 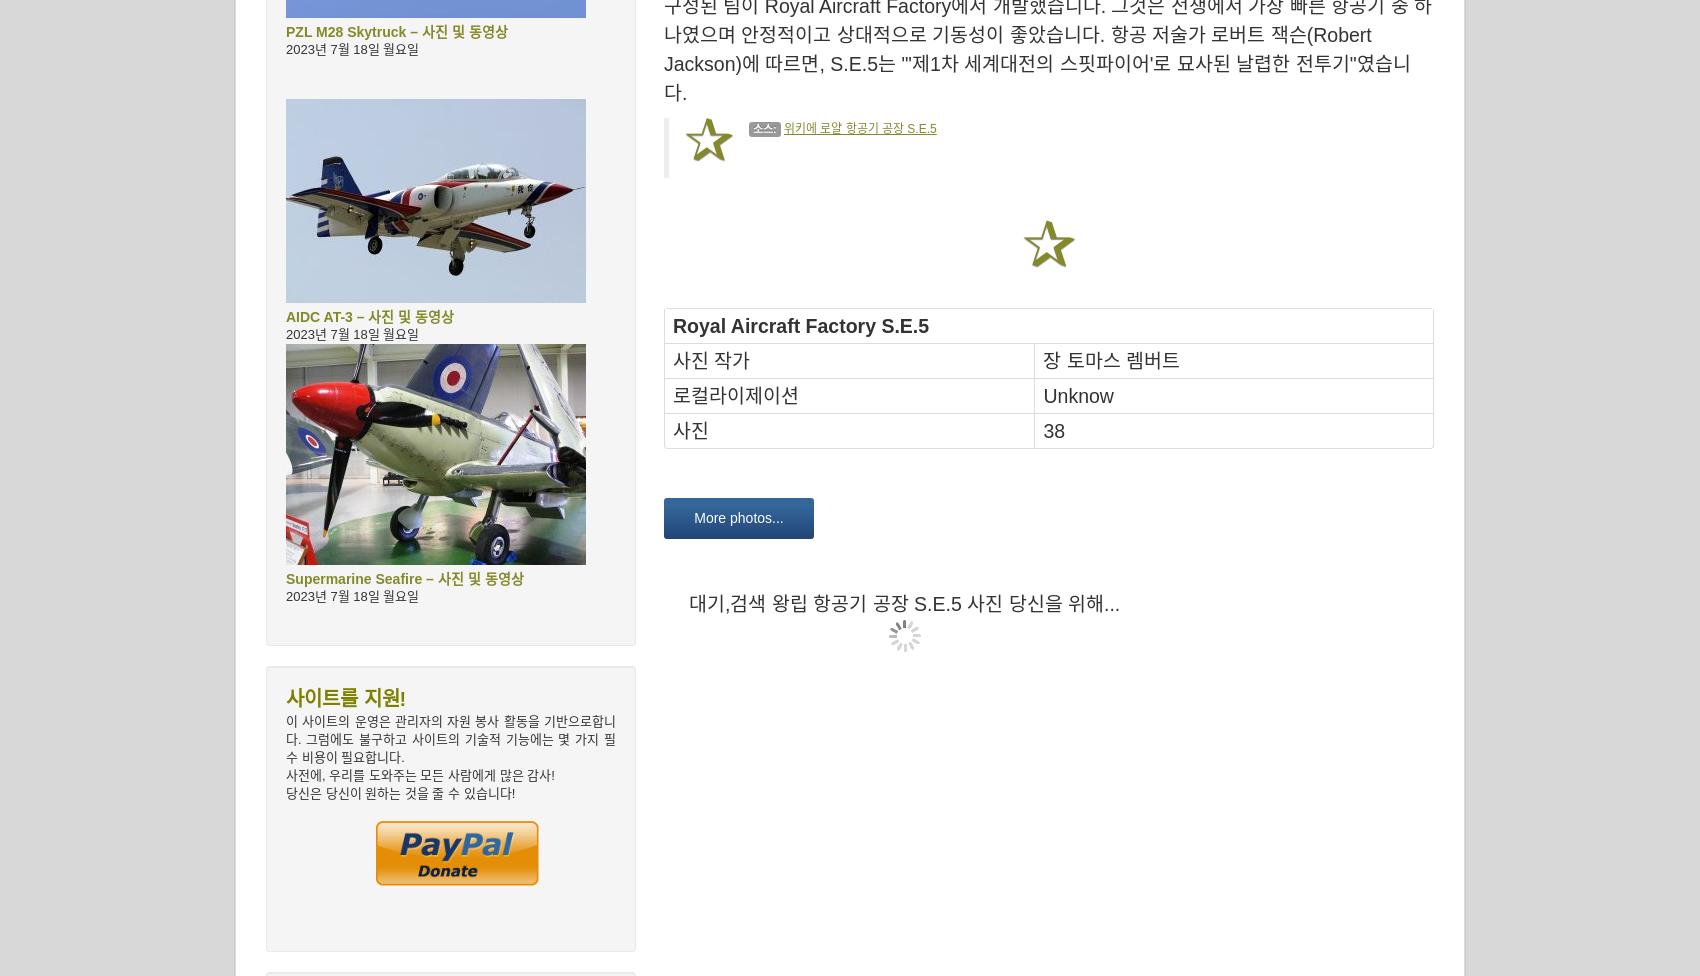 What do you see at coordinates (689, 604) in the screenshot?
I see `'대기,검색 왕립 항공기 공장 S.E.5 사진 당신을 위해...'` at bounding box center [689, 604].